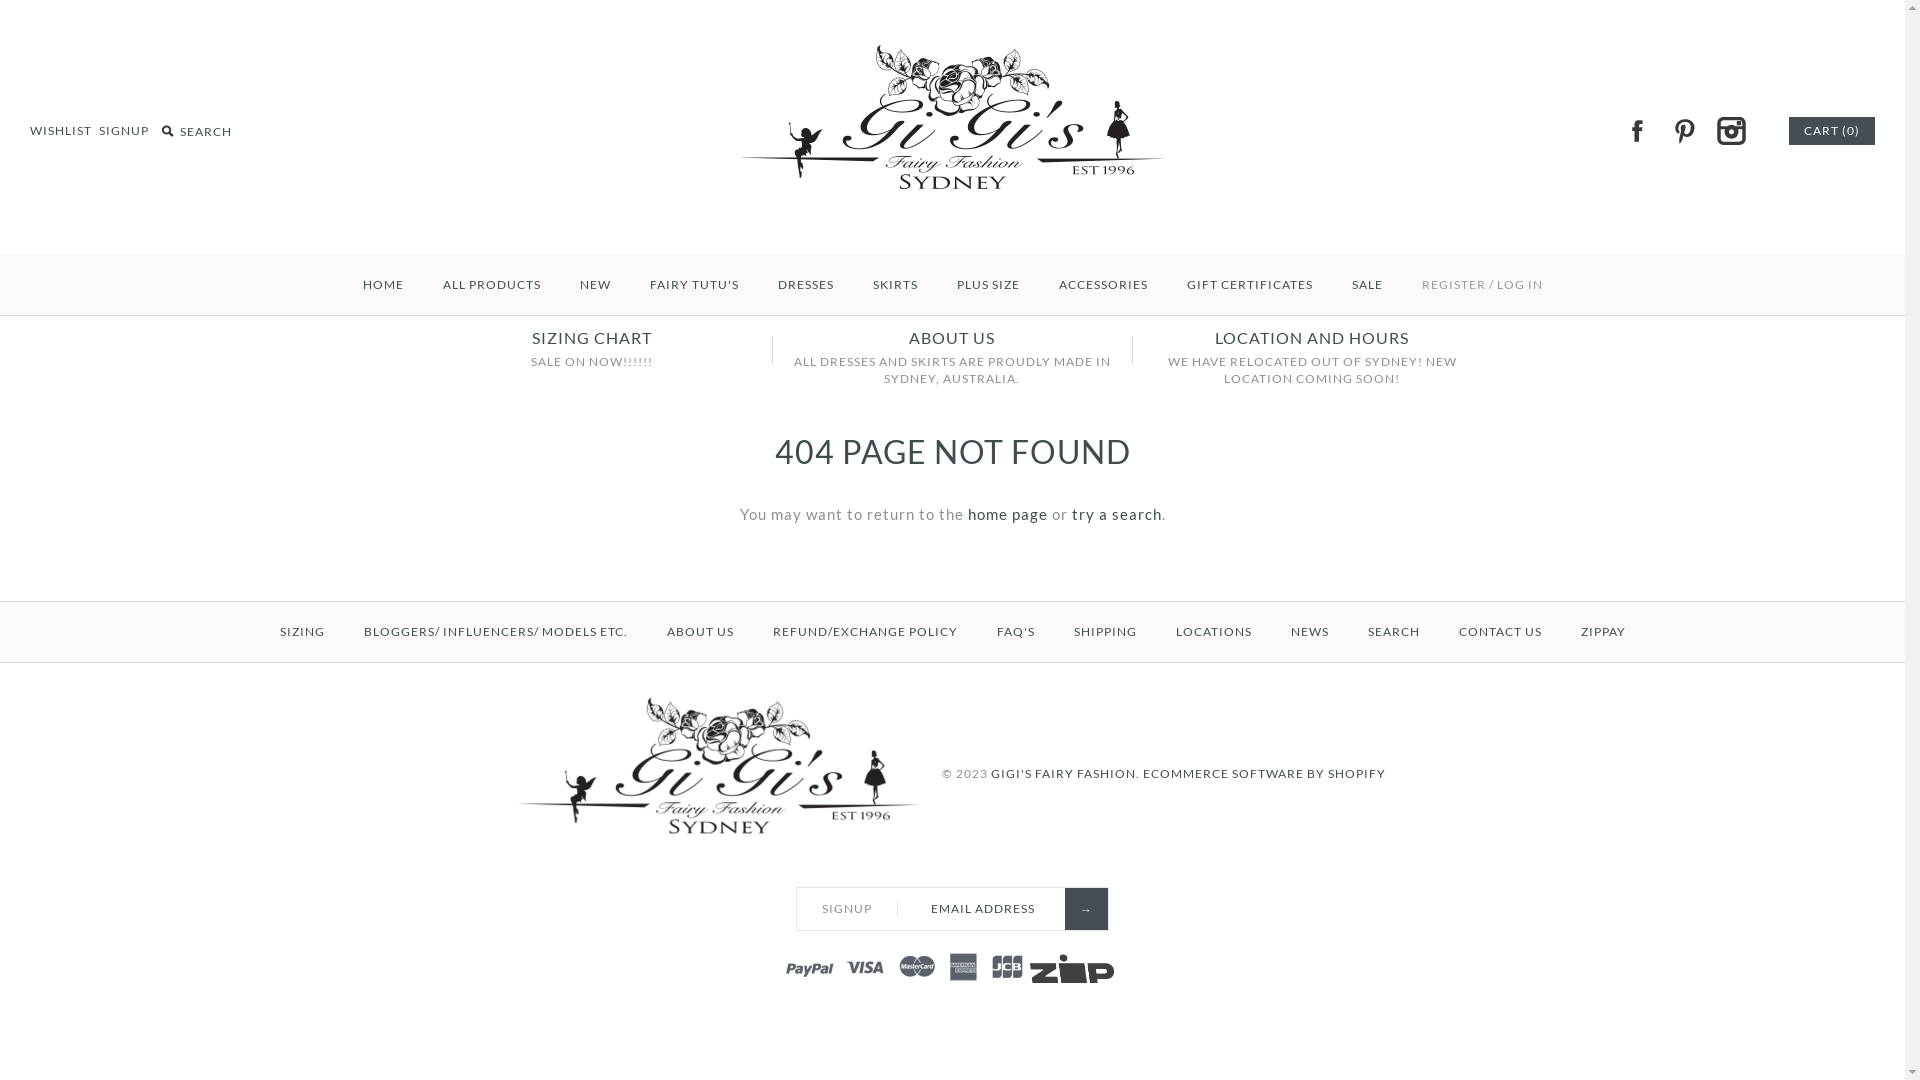 The width and height of the screenshot is (1920, 1080). What do you see at coordinates (1832, 131) in the screenshot?
I see `'CART (0)'` at bounding box center [1832, 131].